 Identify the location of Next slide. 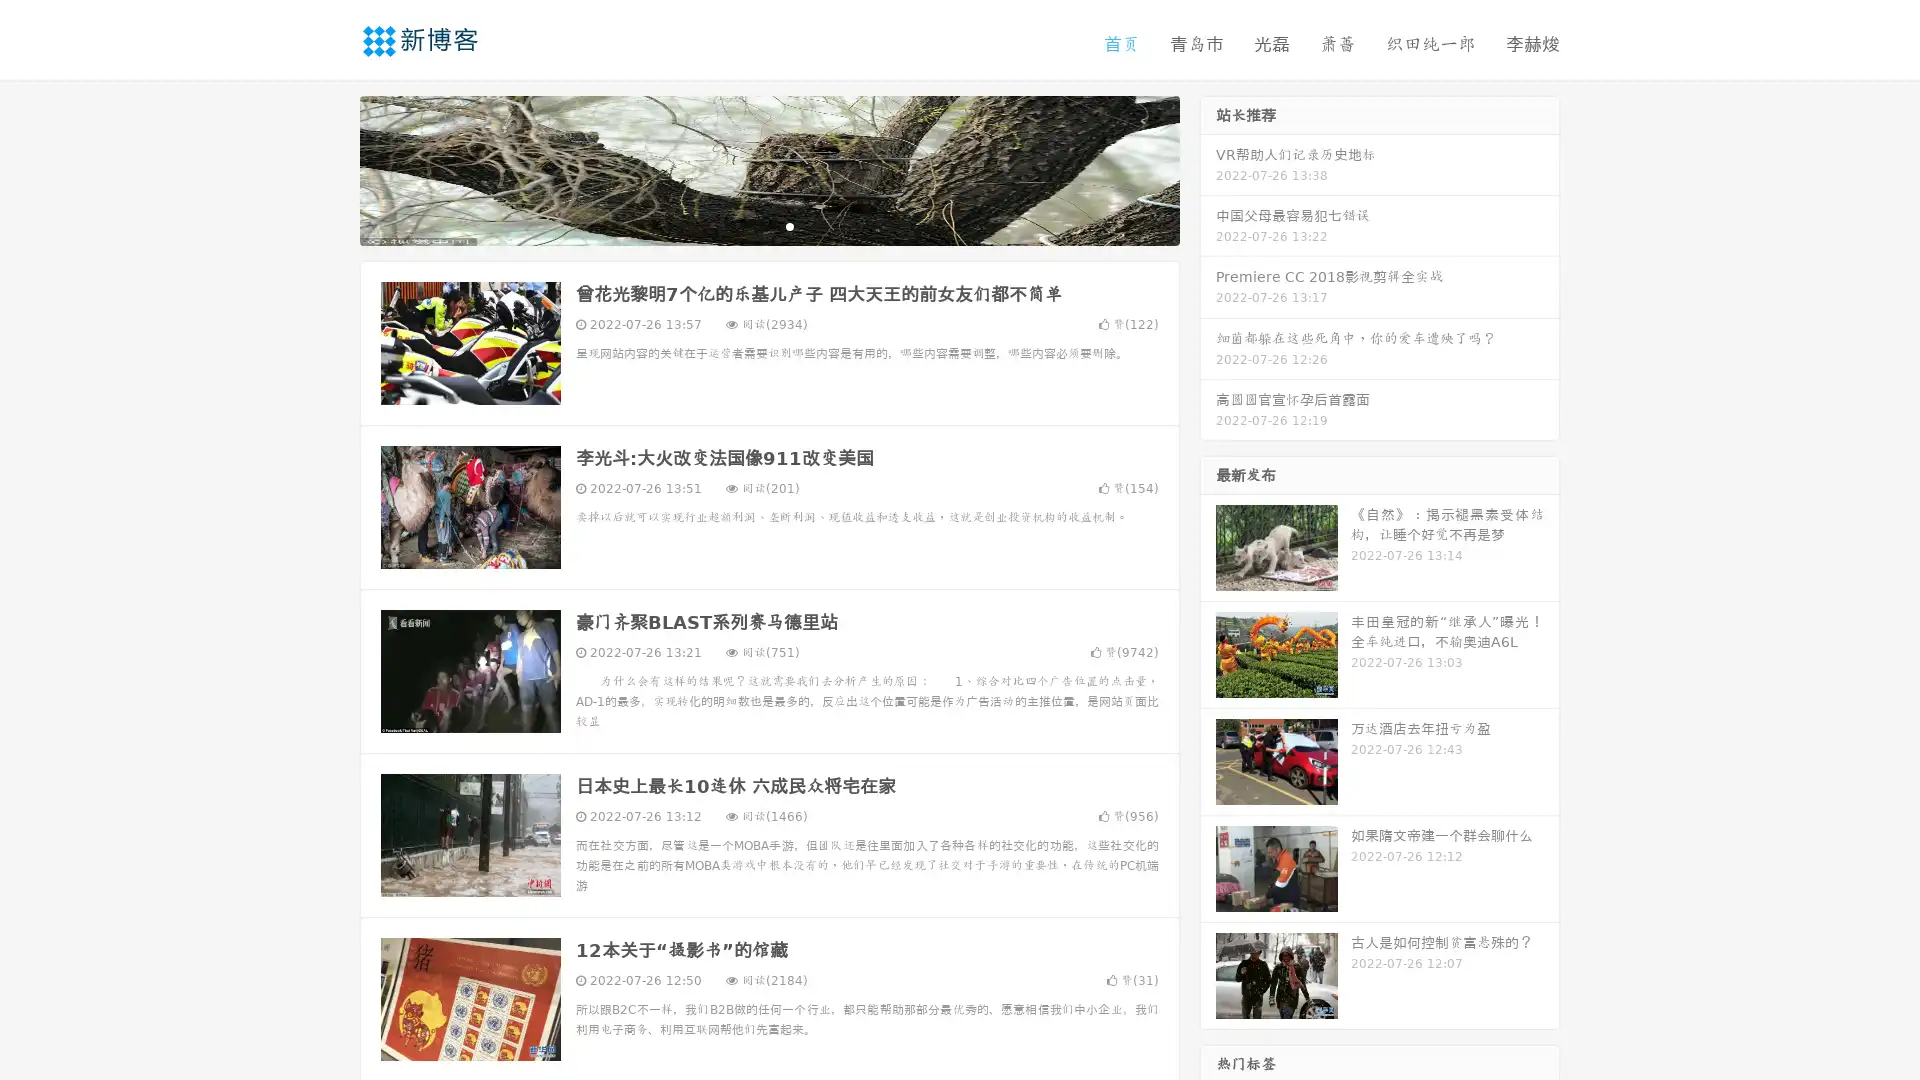
(1208, 168).